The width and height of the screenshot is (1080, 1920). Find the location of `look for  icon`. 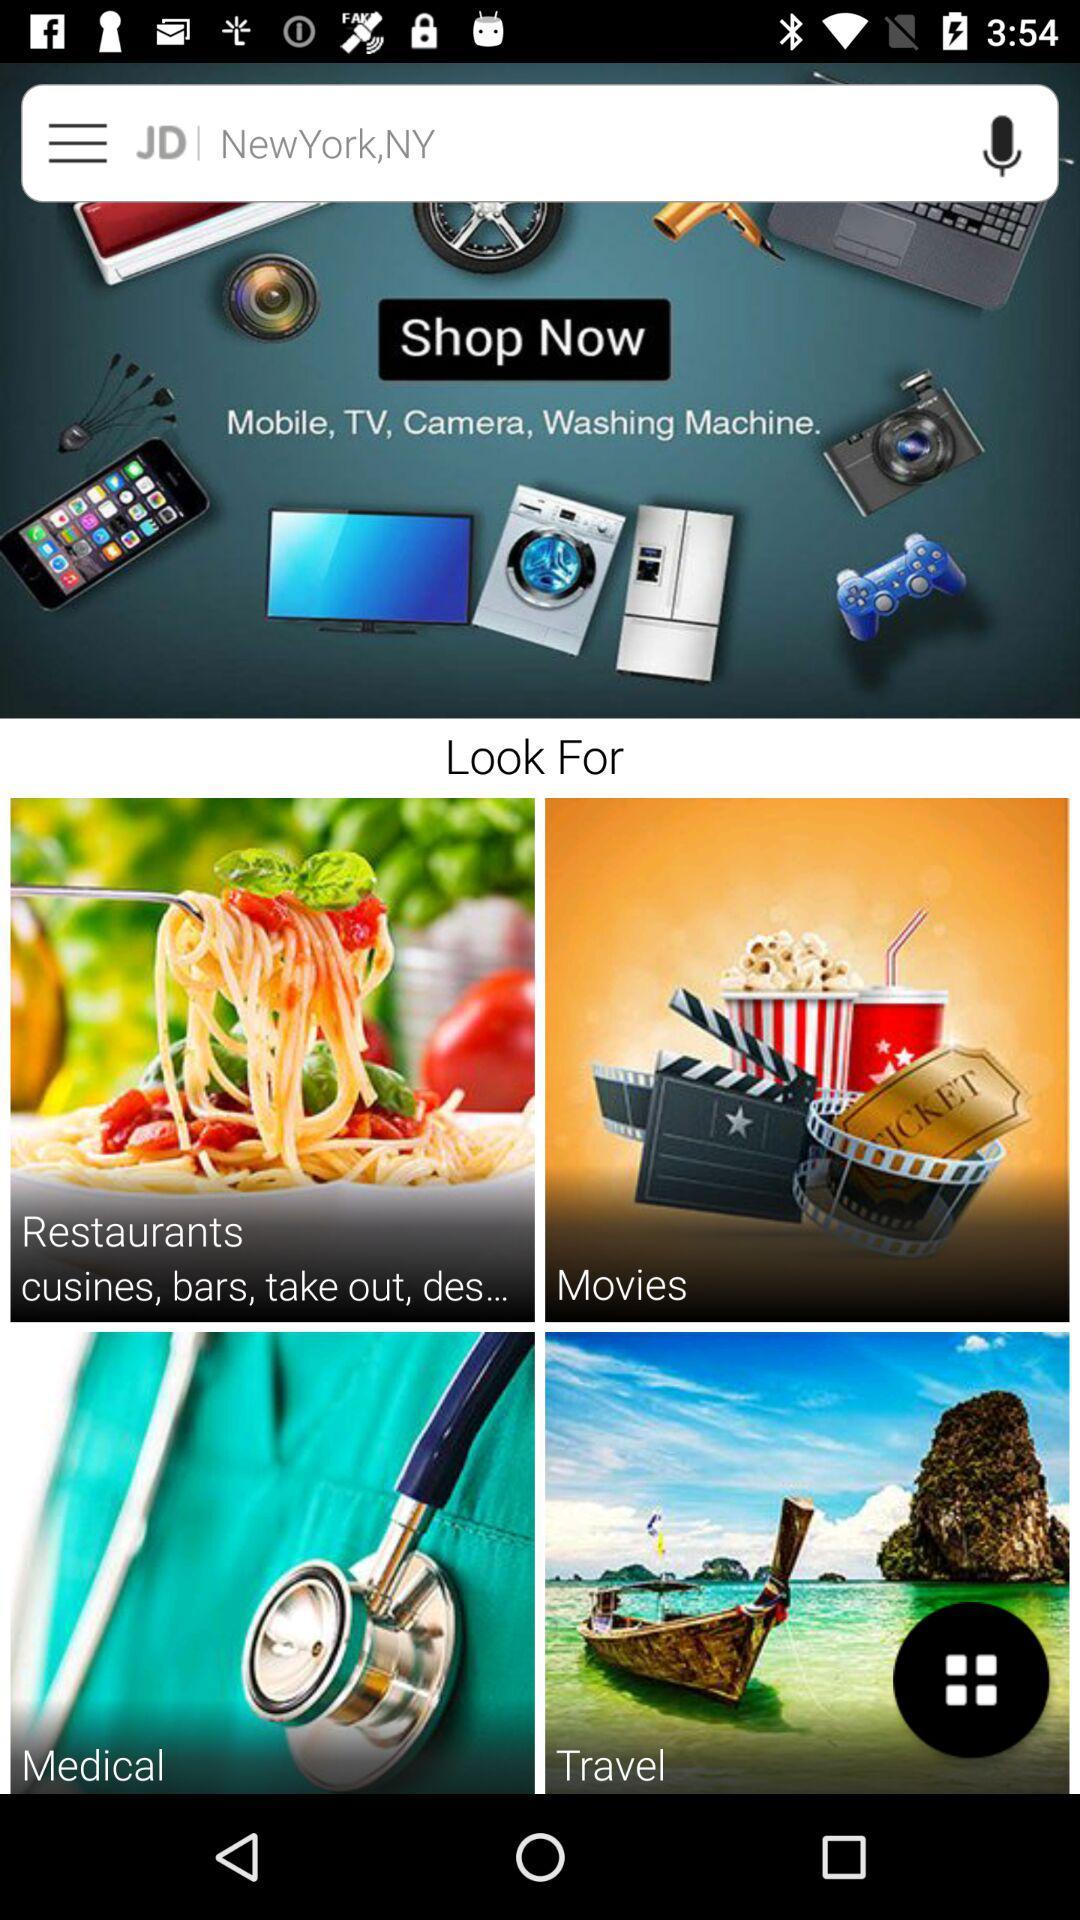

look for  icon is located at coordinates (540, 752).